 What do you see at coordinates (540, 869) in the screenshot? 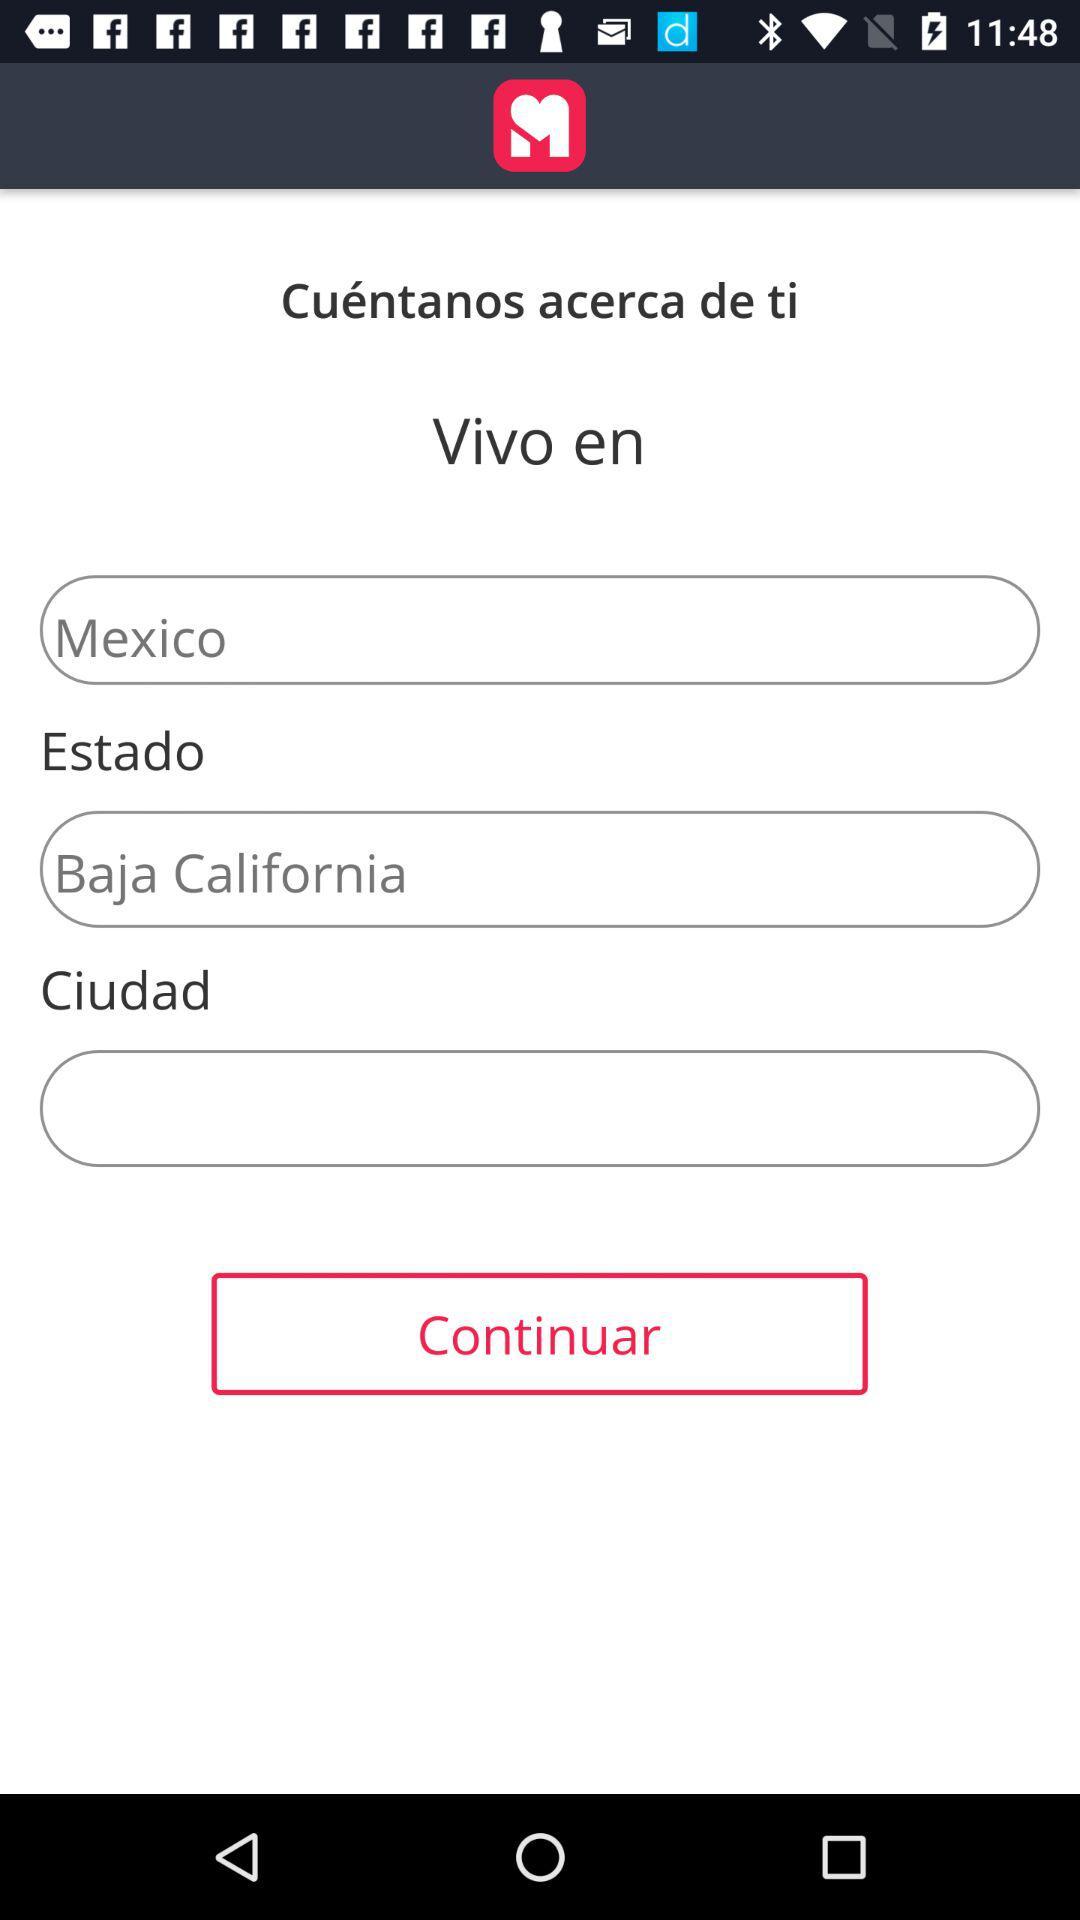
I see `the baja california icon` at bounding box center [540, 869].